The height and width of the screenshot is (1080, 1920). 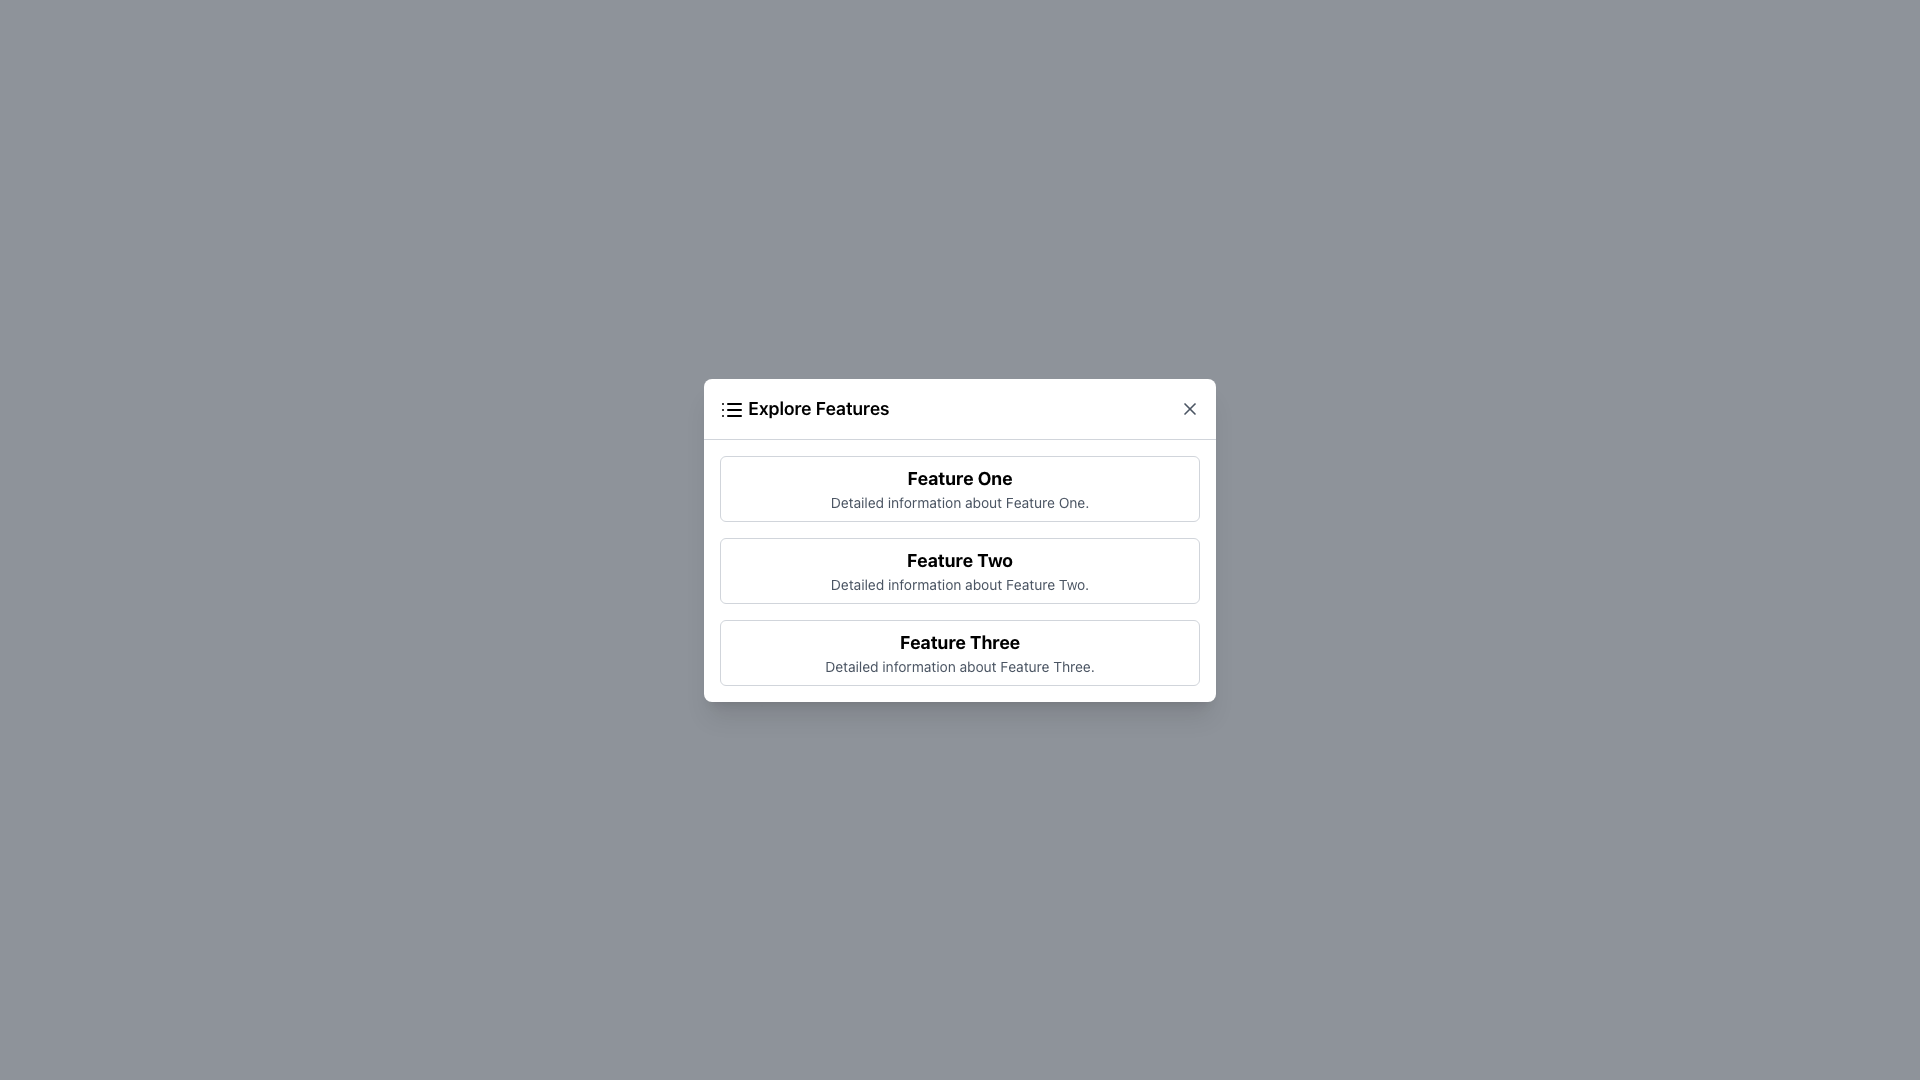 What do you see at coordinates (960, 666) in the screenshot?
I see `text content of the second Text Label associated with 'Feature Three' in the third feature card` at bounding box center [960, 666].